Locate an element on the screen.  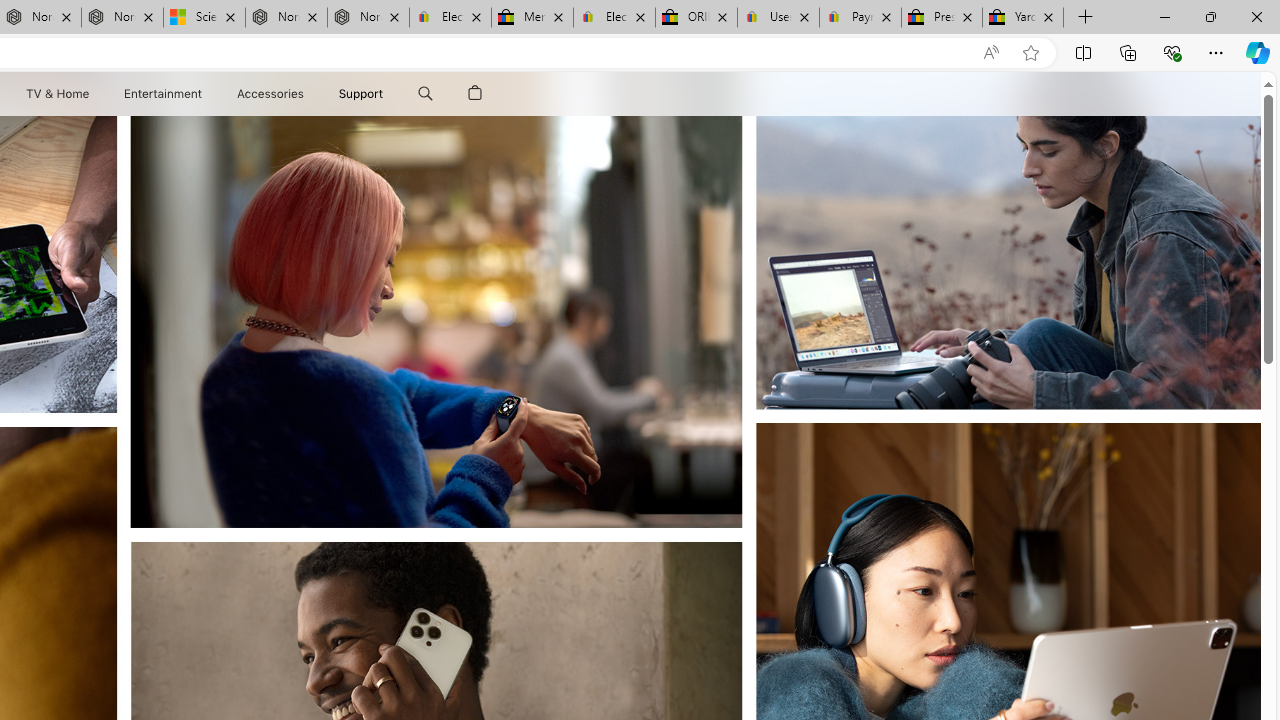
'Support menu' is located at coordinates (387, 93).